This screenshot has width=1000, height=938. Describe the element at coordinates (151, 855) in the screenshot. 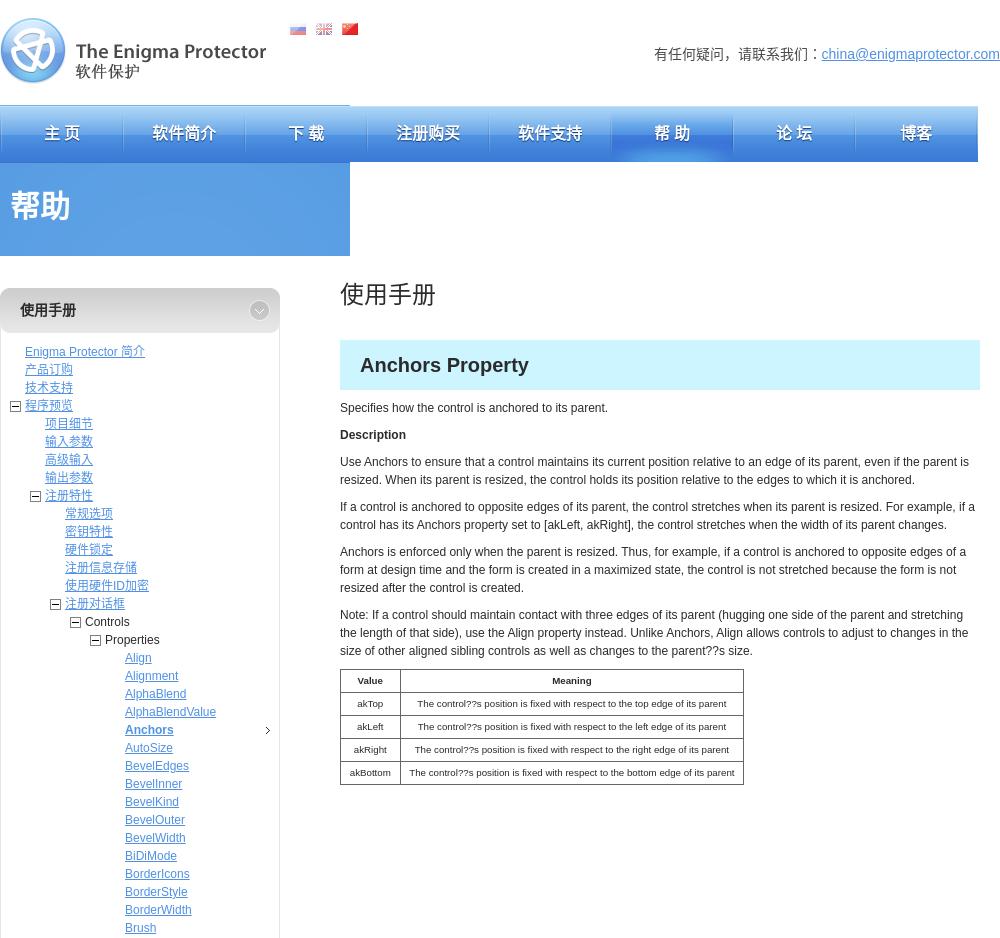

I see `'BiDiMode'` at that location.